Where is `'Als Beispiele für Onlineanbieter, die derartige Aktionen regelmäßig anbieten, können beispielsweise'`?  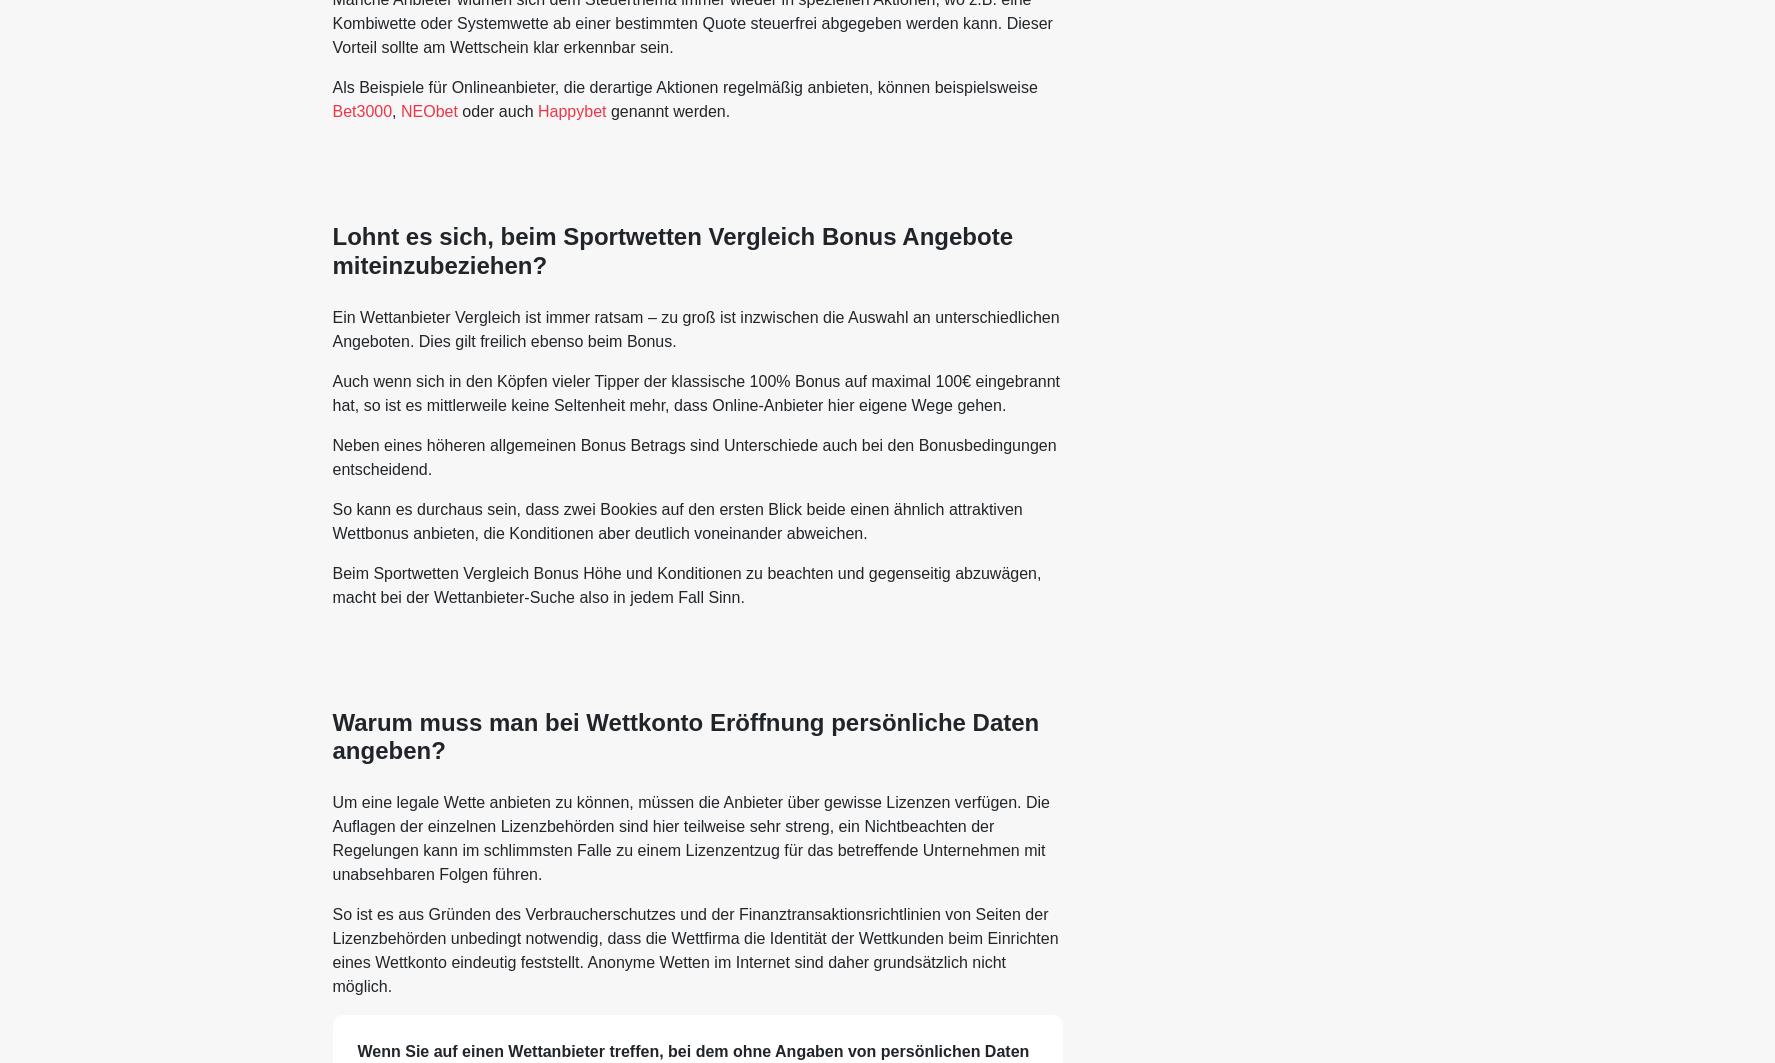
'Als Beispiele für Onlineanbieter, die derartige Aktionen regelmäßig anbieten, können beispielsweise' is located at coordinates (683, 86).